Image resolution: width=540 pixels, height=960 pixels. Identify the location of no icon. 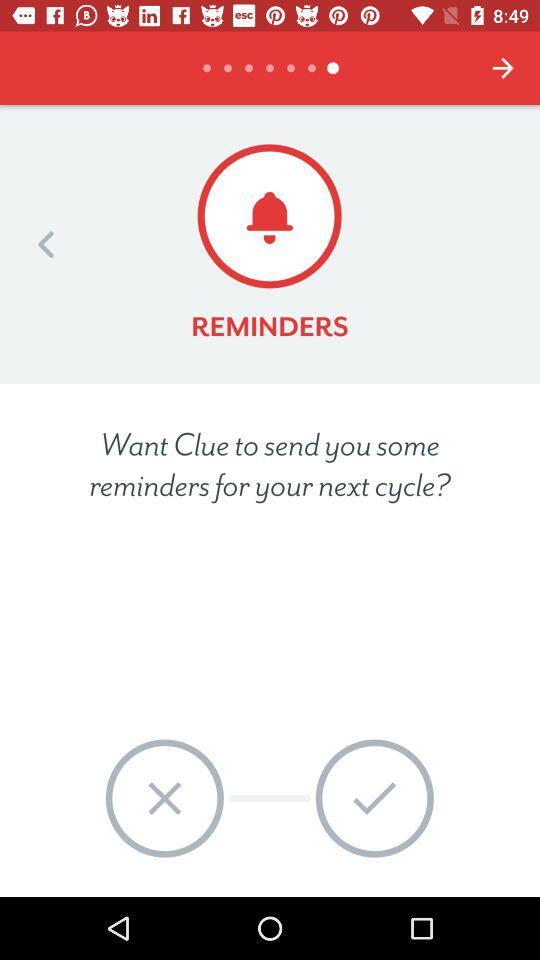
(163, 798).